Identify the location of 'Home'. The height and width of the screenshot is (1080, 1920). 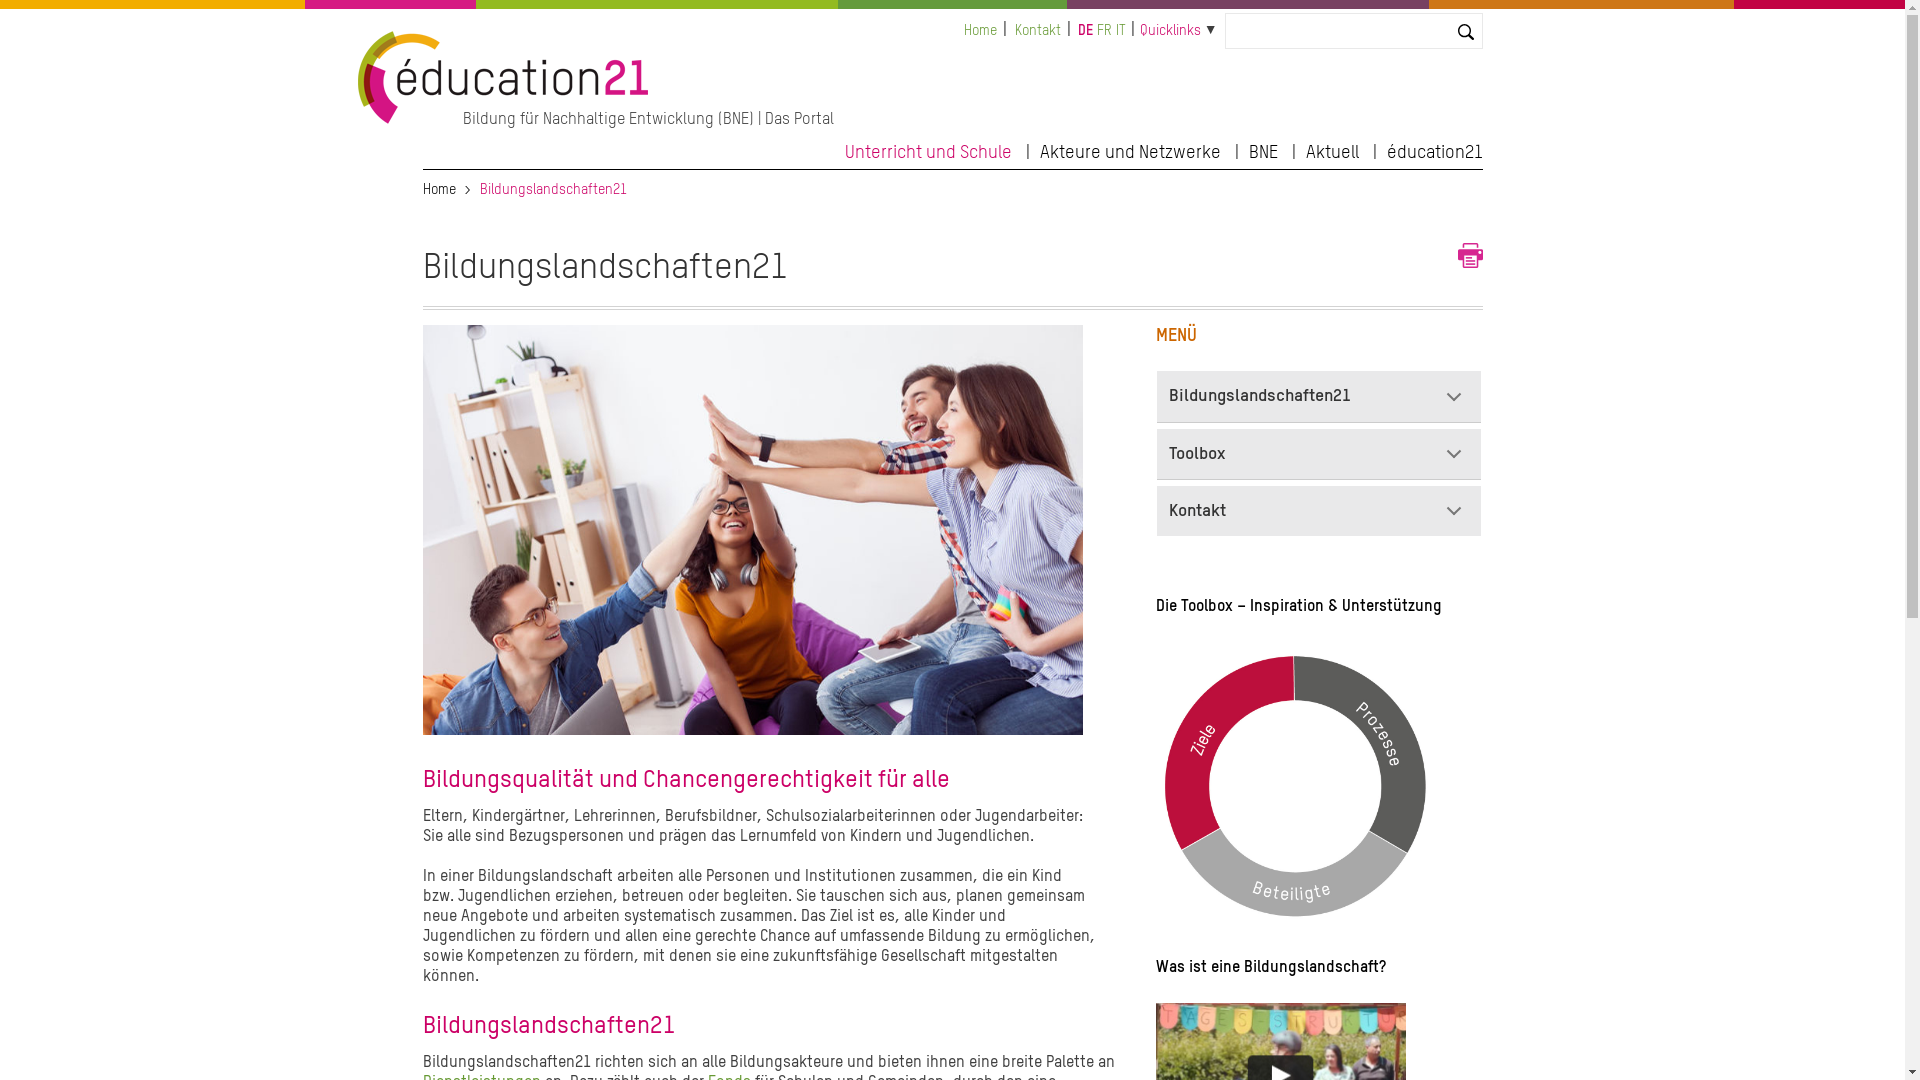
(358, 119).